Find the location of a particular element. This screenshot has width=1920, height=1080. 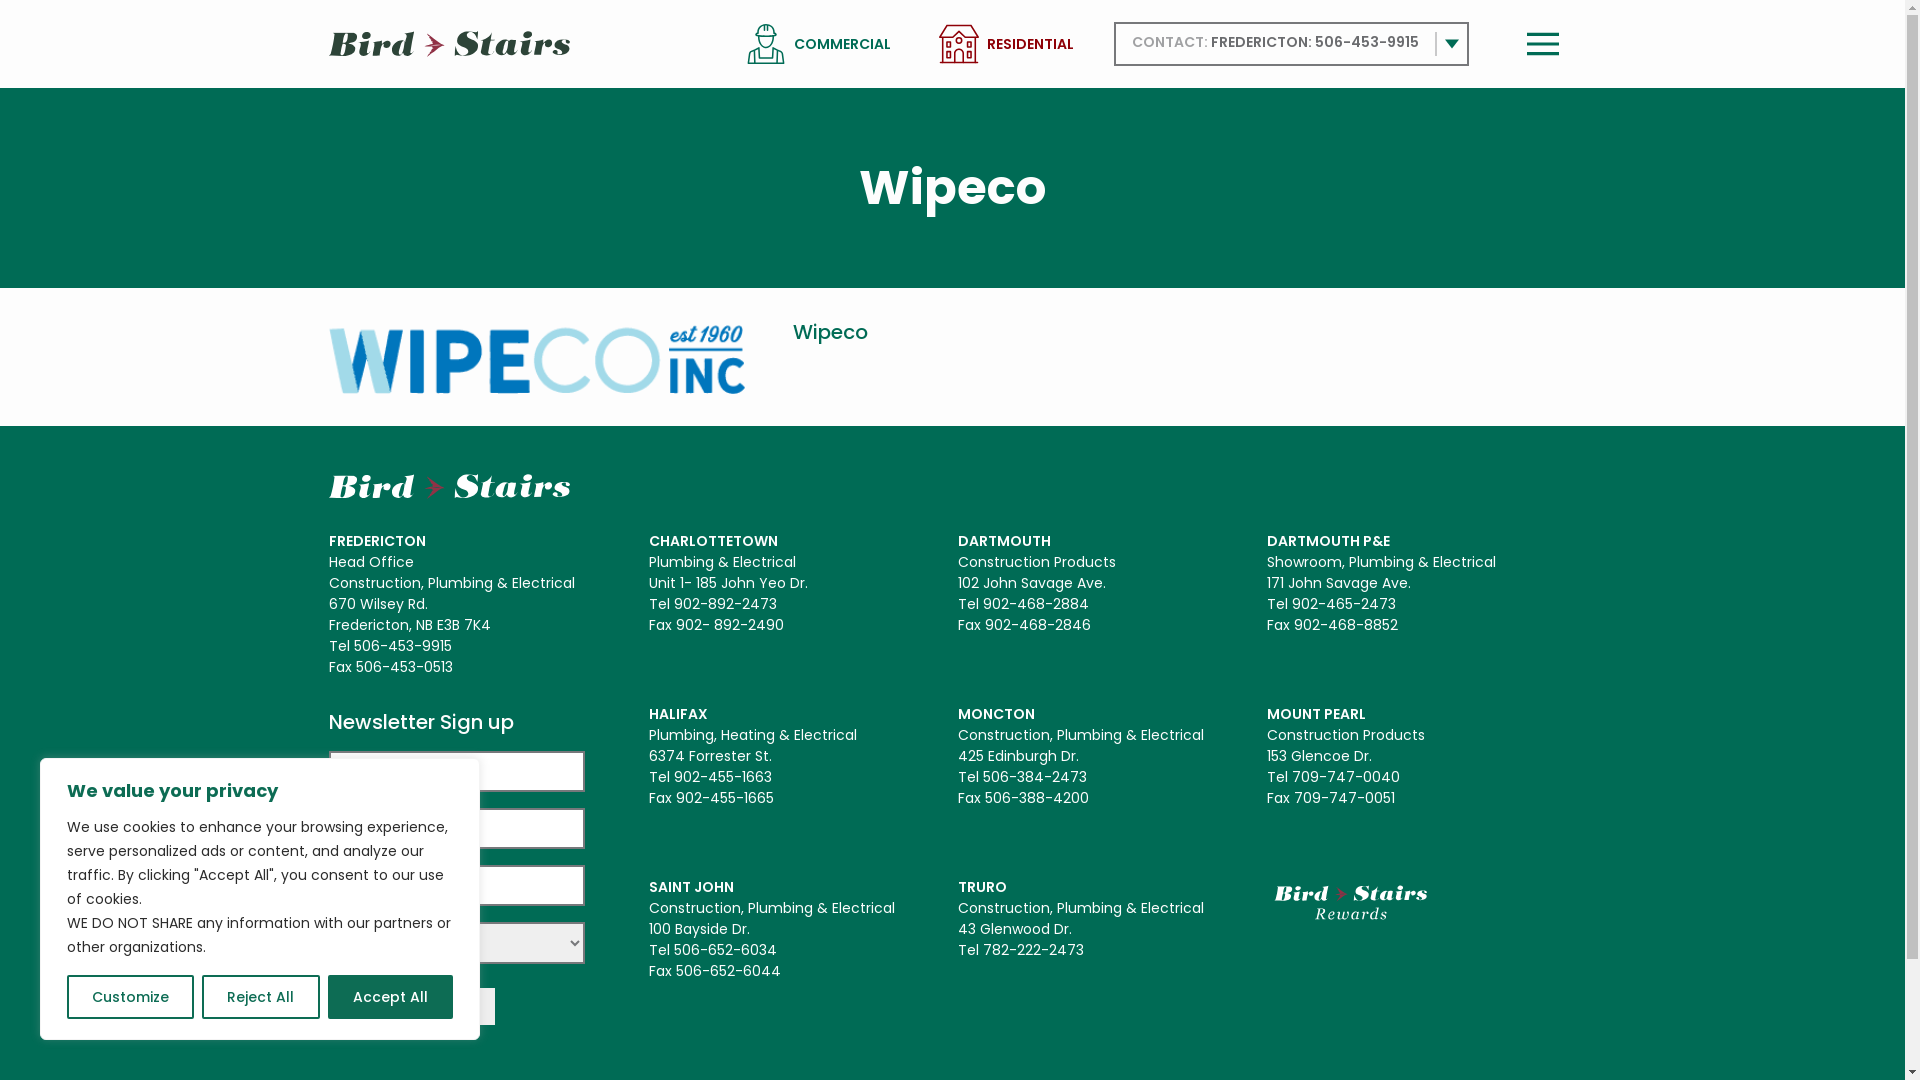

'RESIDENTIAL' is located at coordinates (1029, 44).